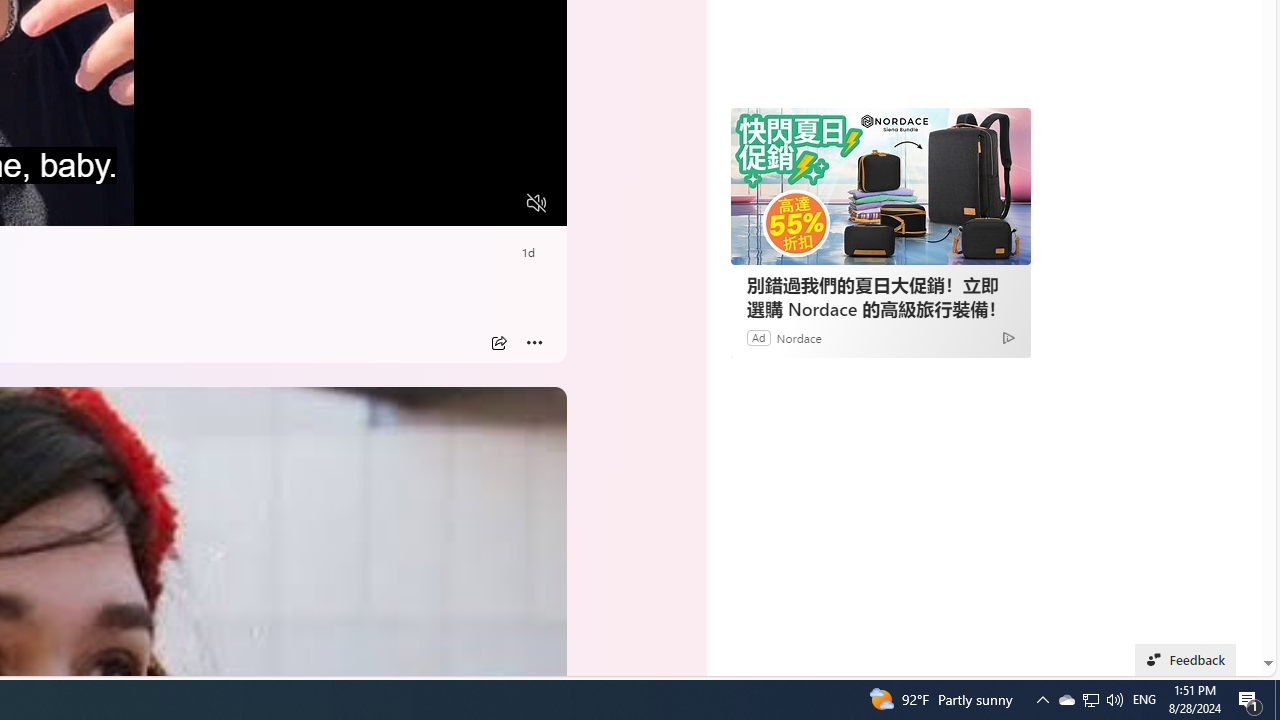  I want to click on 'Fullscreen', so click(497, 203).